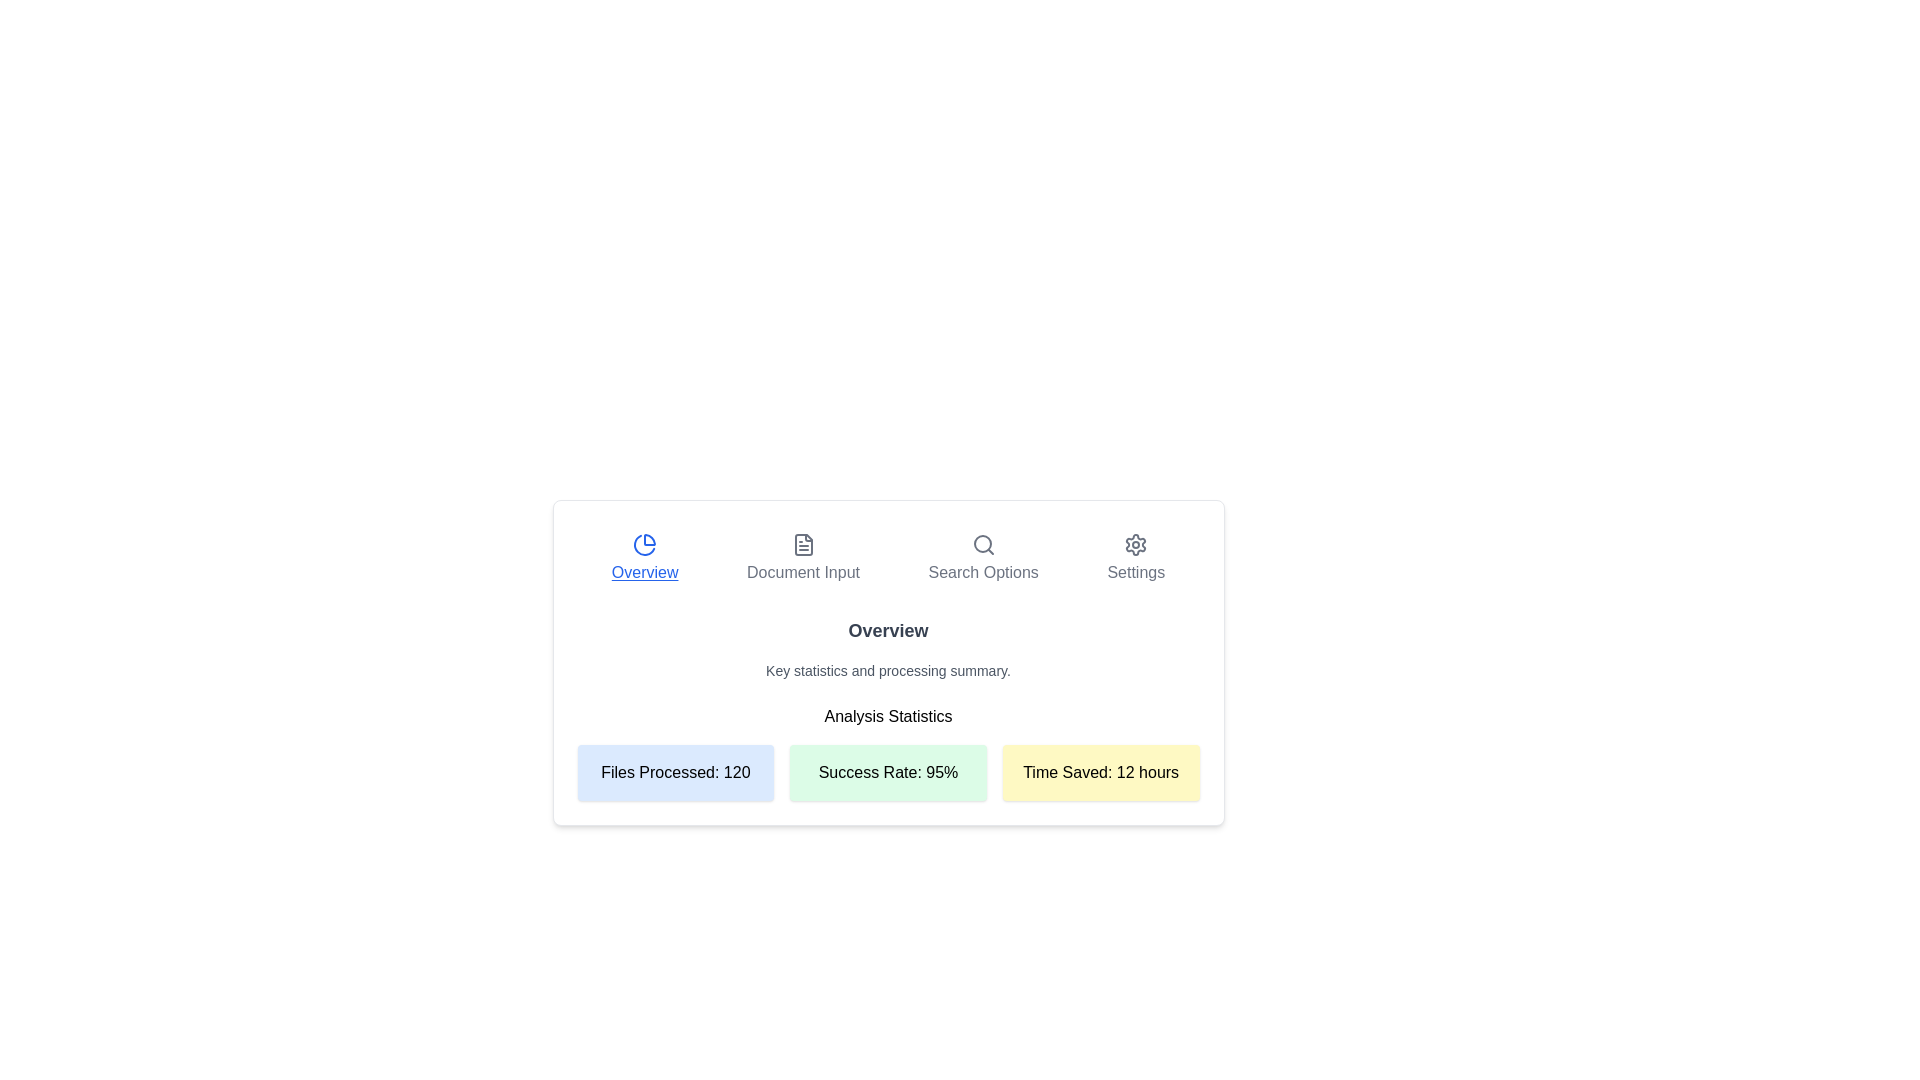 The image size is (1920, 1080). Describe the element at coordinates (645, 559) in the screenshot. I see `the 'Overview' button, which is a prominent blue clickable component with an underline, located at the leftmost position of a horizontal navigation bar` at that location.